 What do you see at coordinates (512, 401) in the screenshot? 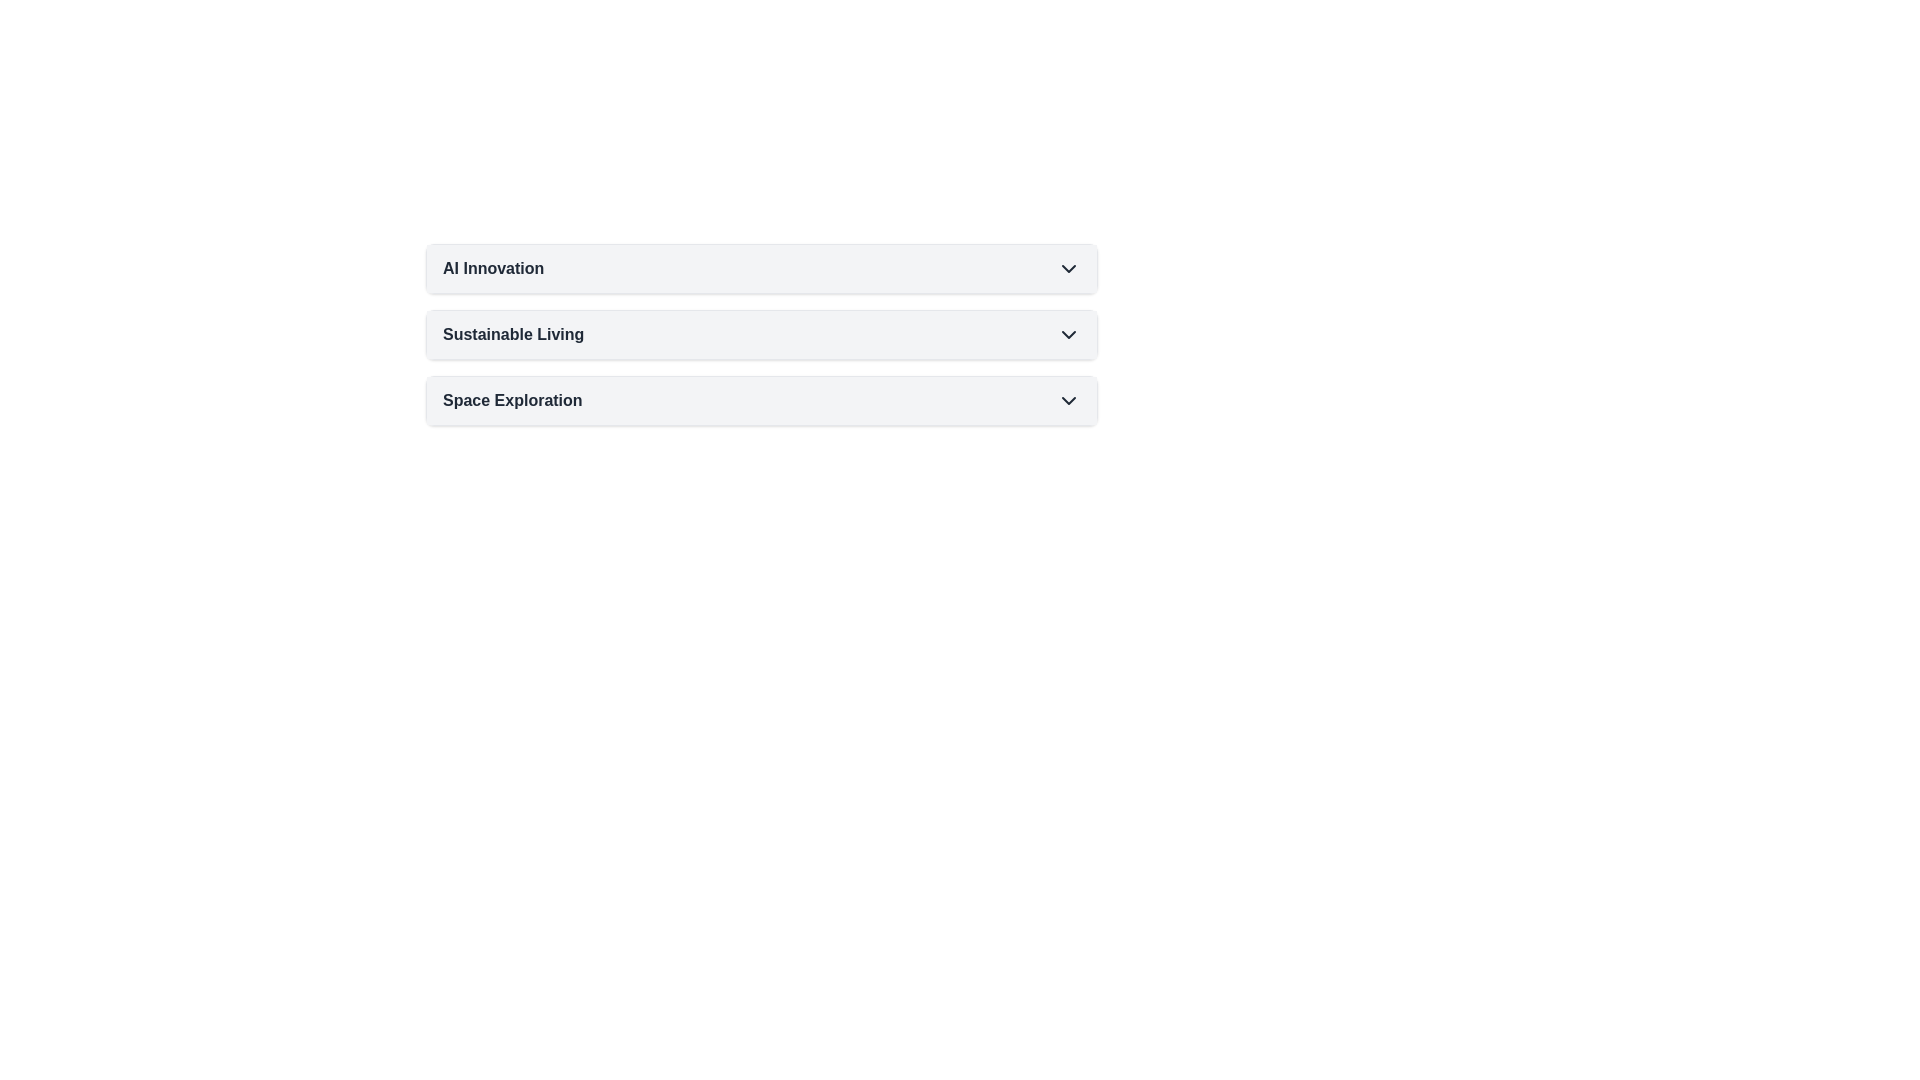
I see `the text label that reads 'Space Exploration', which is styled with a dark font and positioned on the left side within its containing bar element` at bounding box center [512, 401].